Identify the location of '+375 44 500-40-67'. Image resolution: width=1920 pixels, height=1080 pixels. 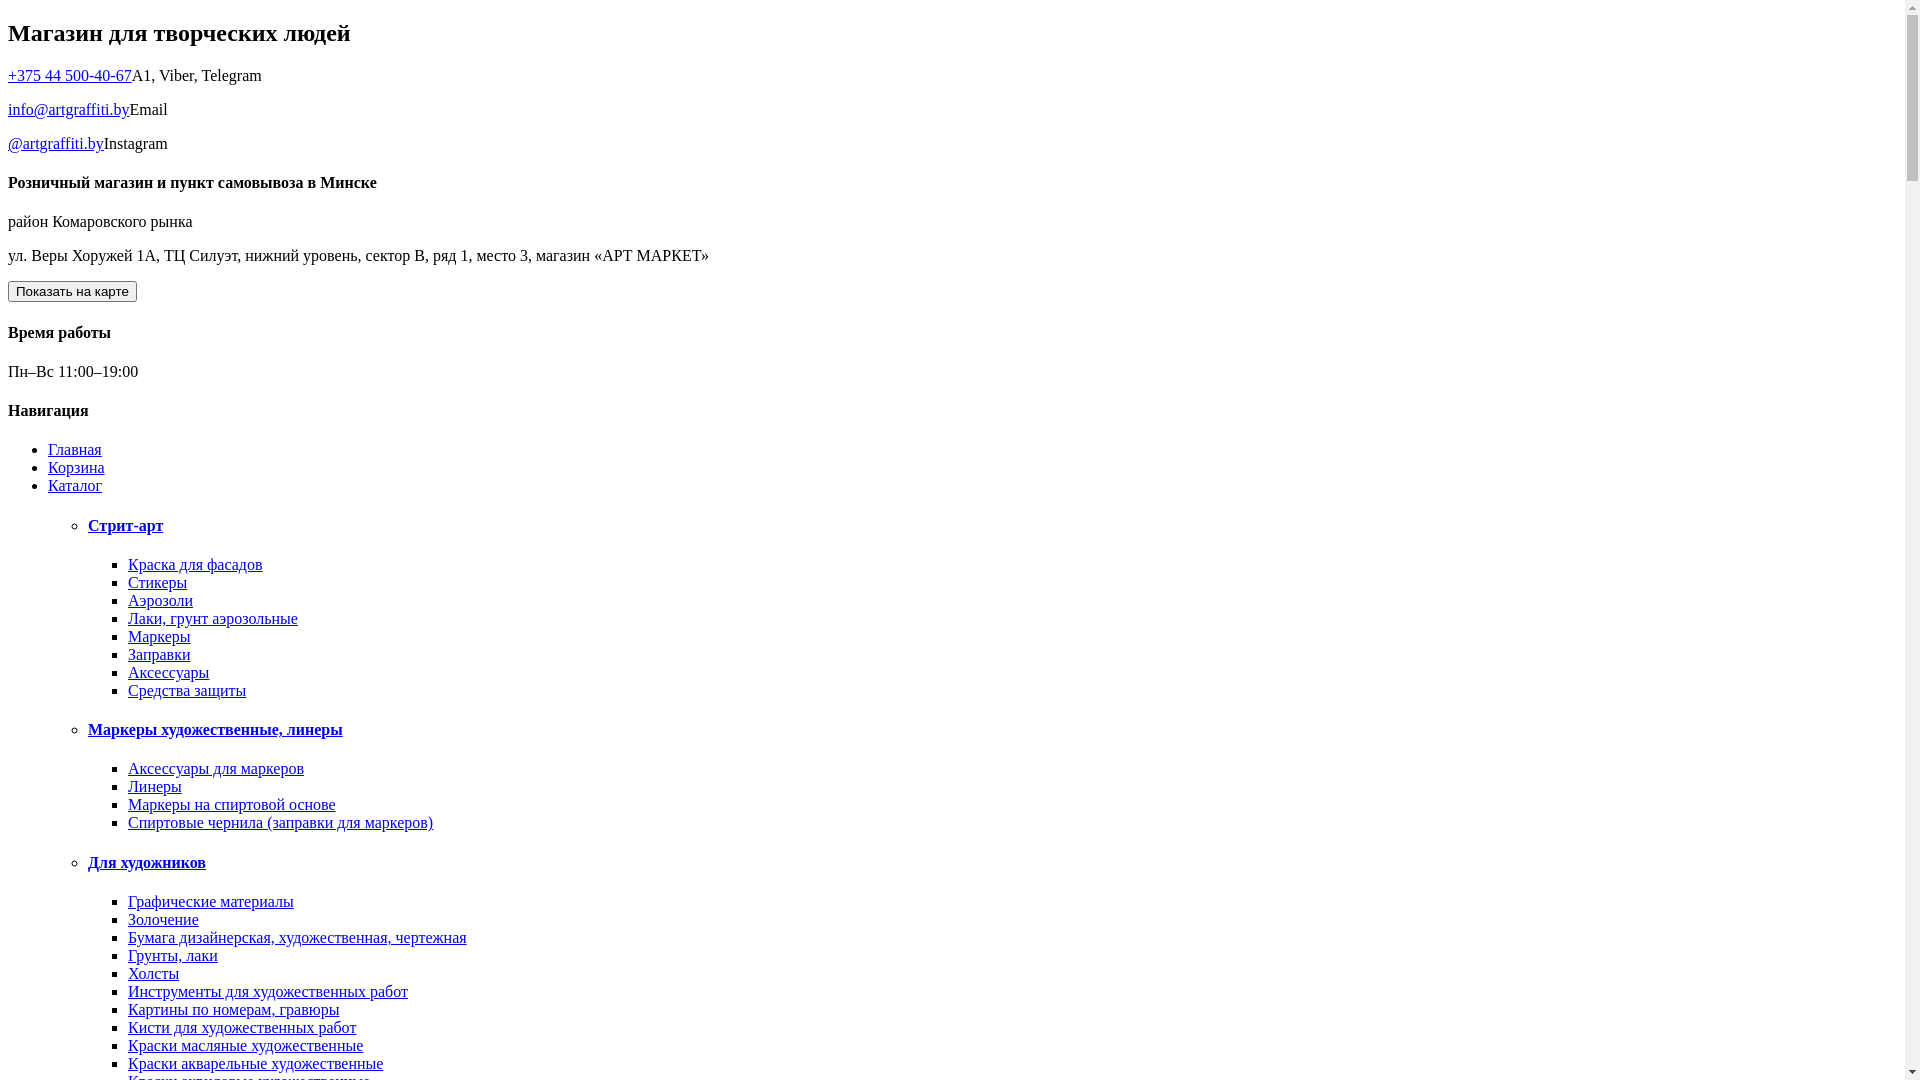
(8, 74).